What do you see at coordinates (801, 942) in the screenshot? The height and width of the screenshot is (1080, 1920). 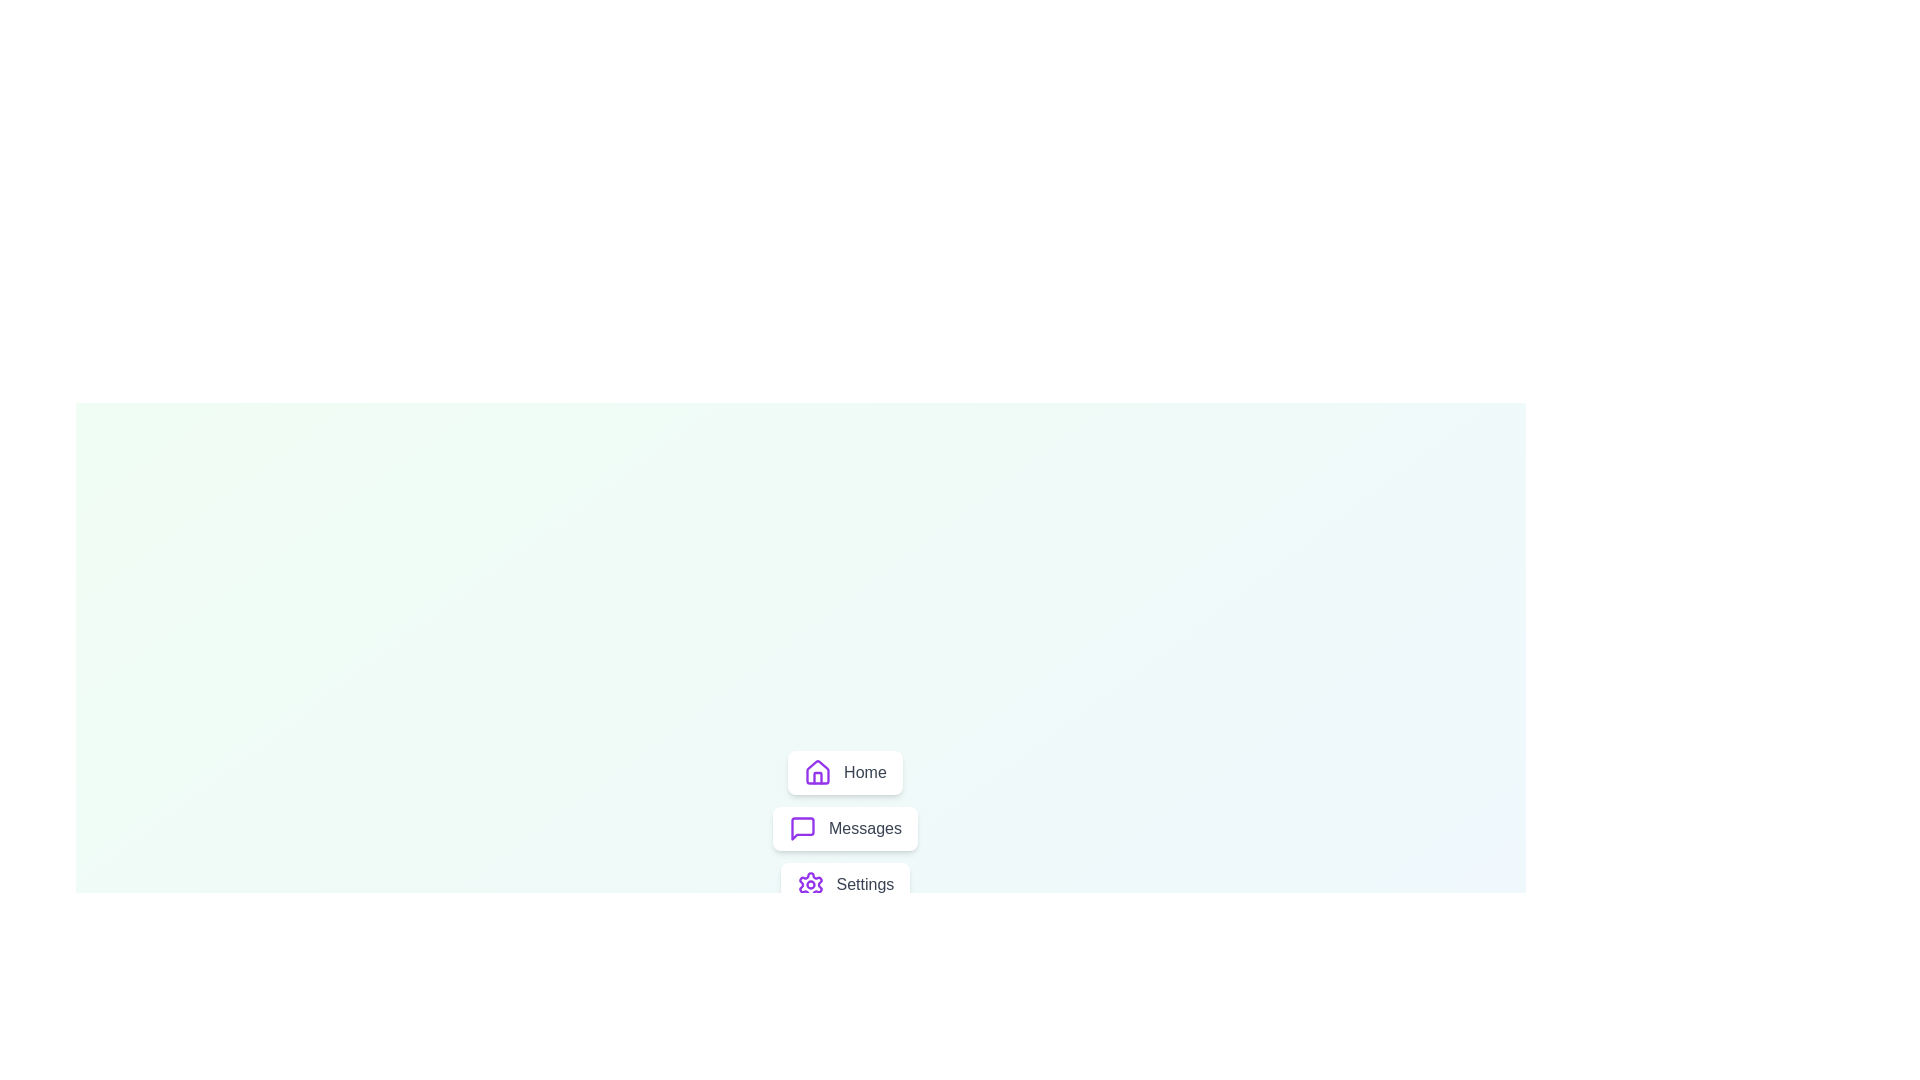 I see `the toggle button to change the menu visibility` at bounding box center [801, 942].